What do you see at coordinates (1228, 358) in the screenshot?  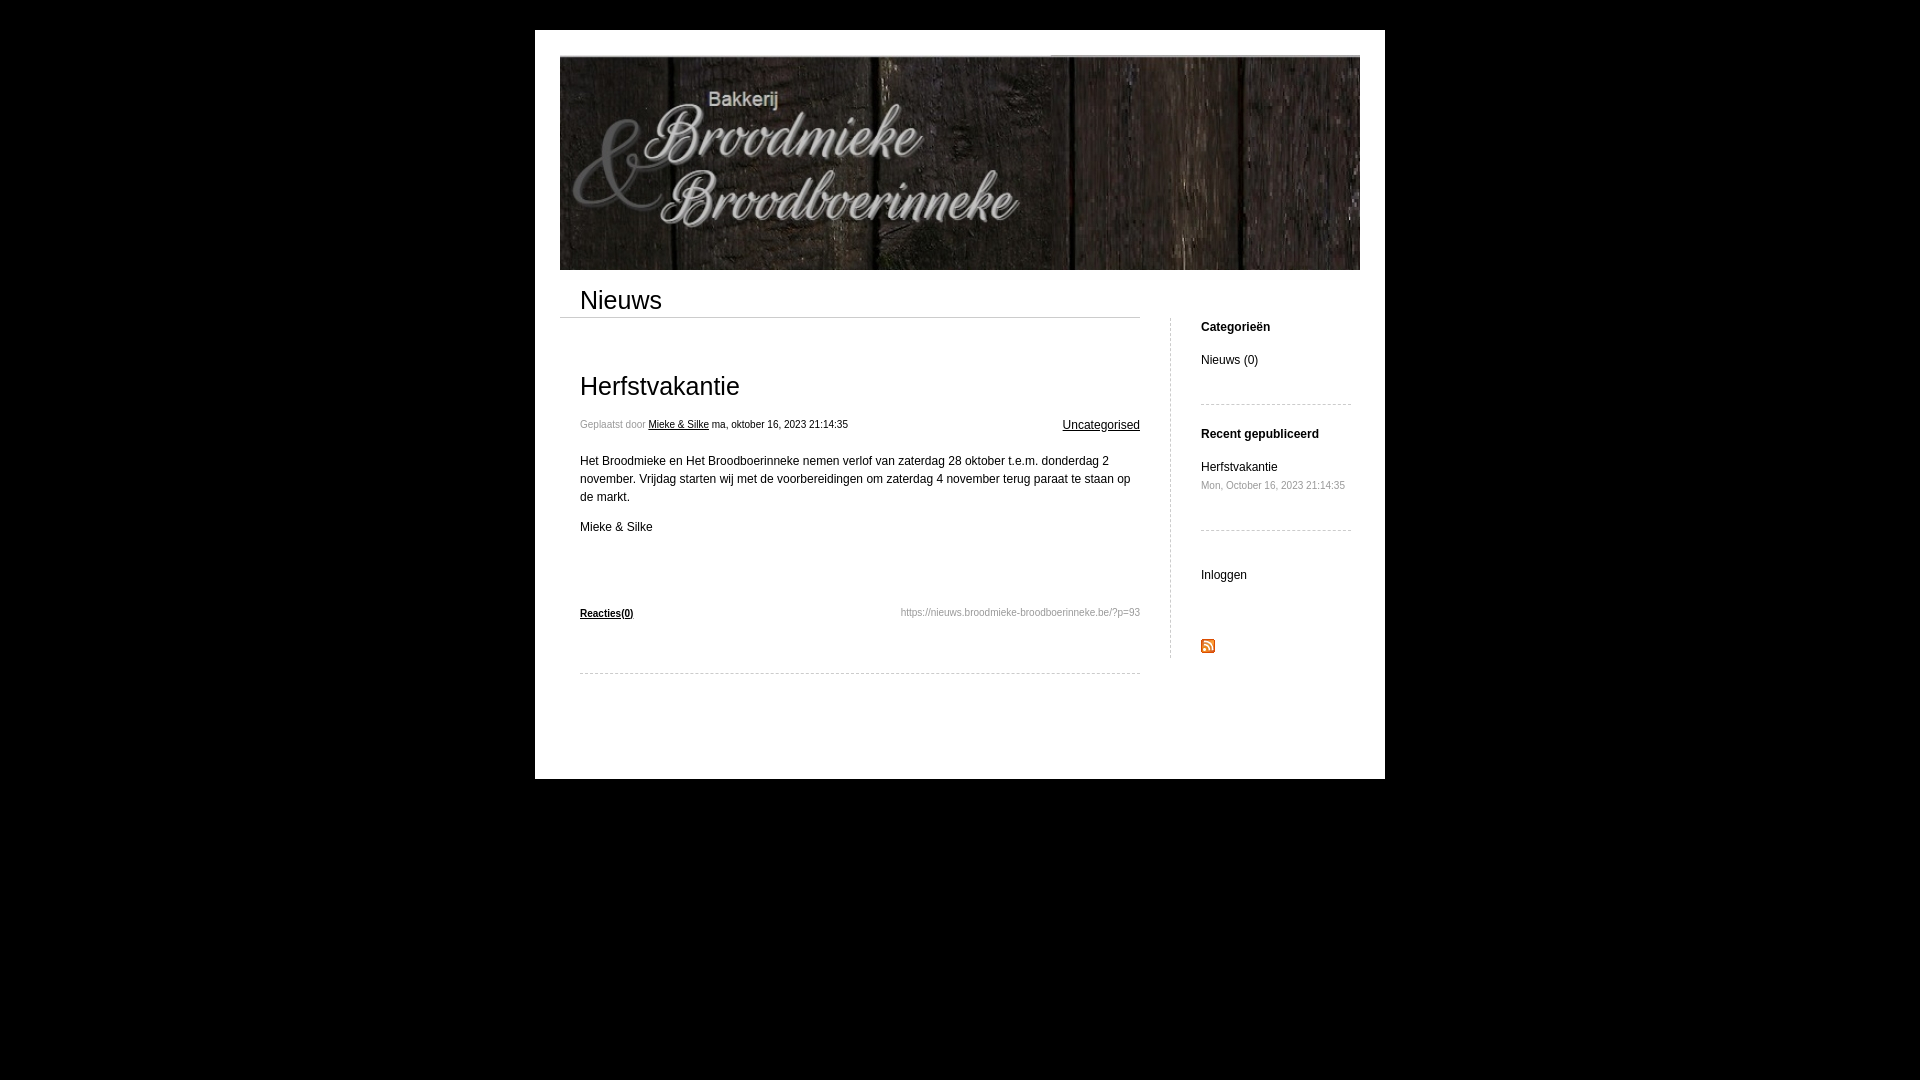 I see `'Nieuws (0)'` at bounding box center [1228, 358].